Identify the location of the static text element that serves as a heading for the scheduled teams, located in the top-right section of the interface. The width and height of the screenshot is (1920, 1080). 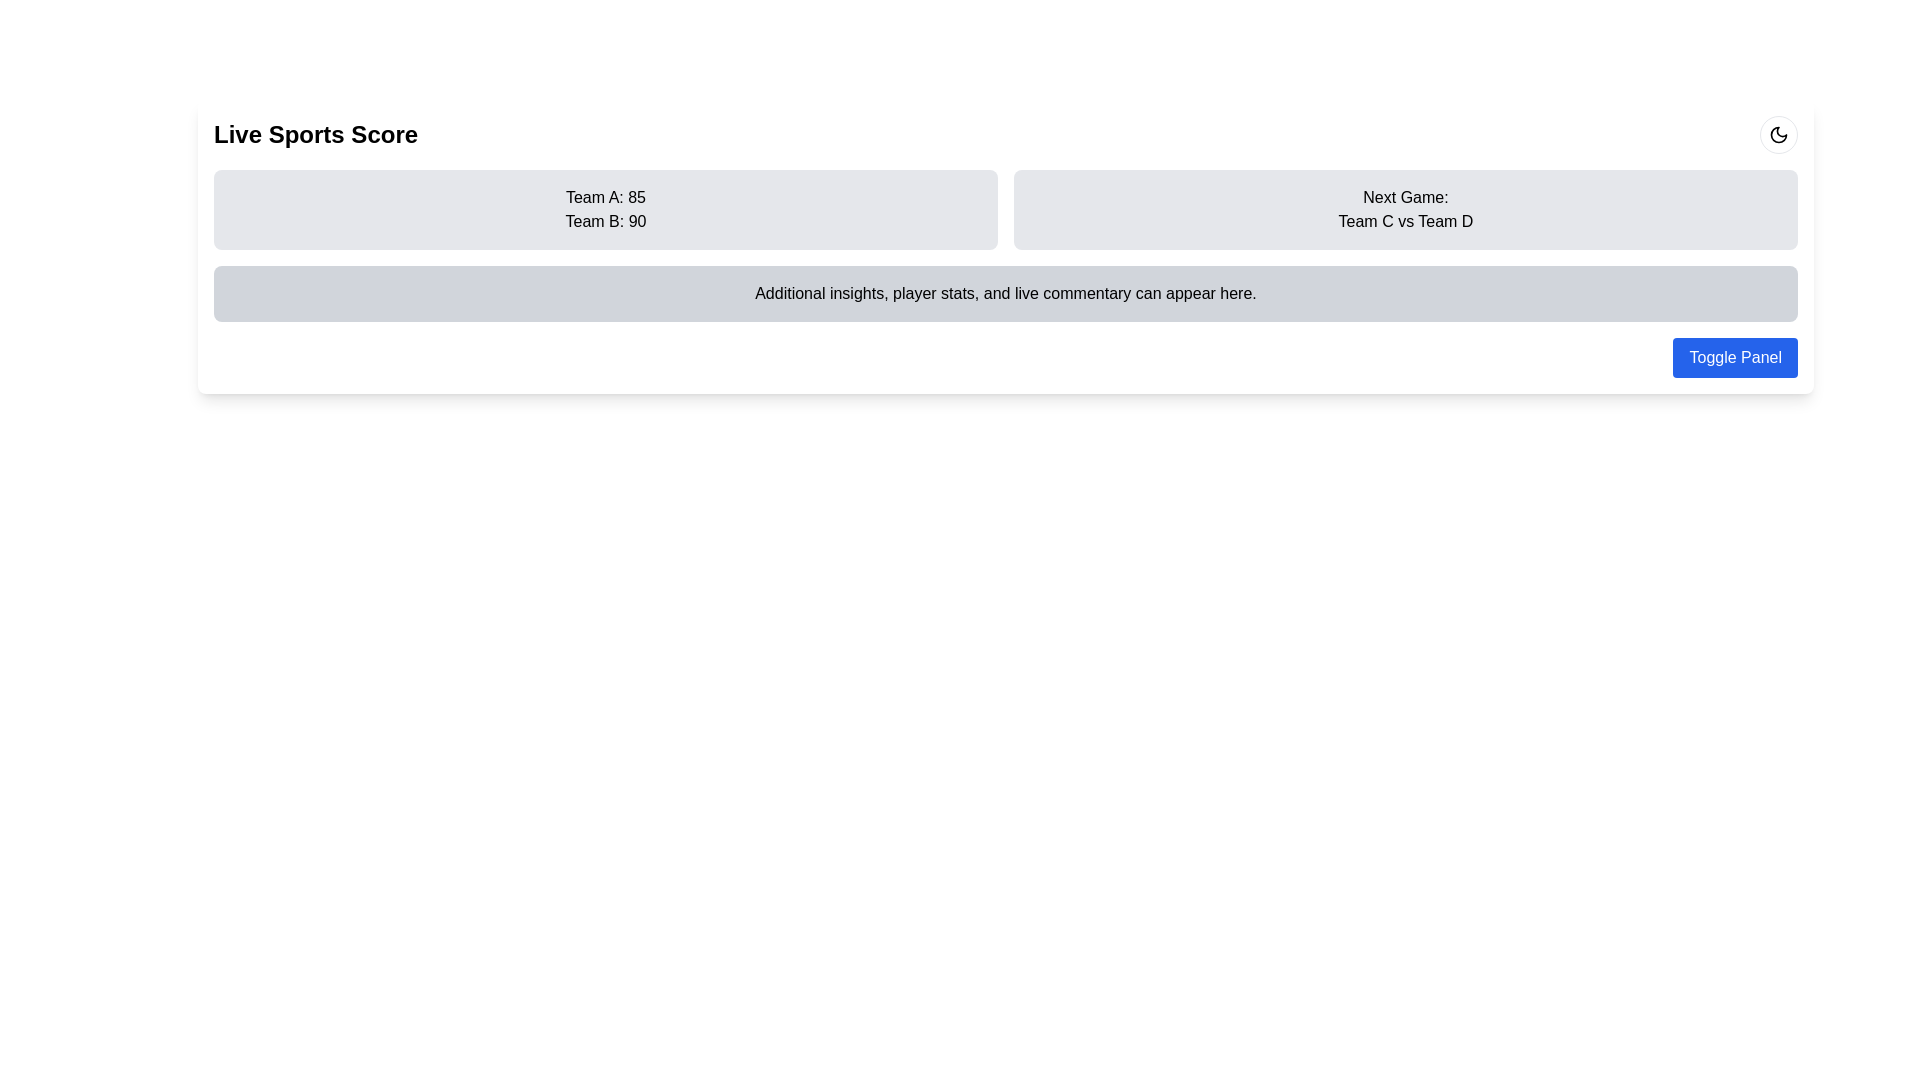
(1405, 197).